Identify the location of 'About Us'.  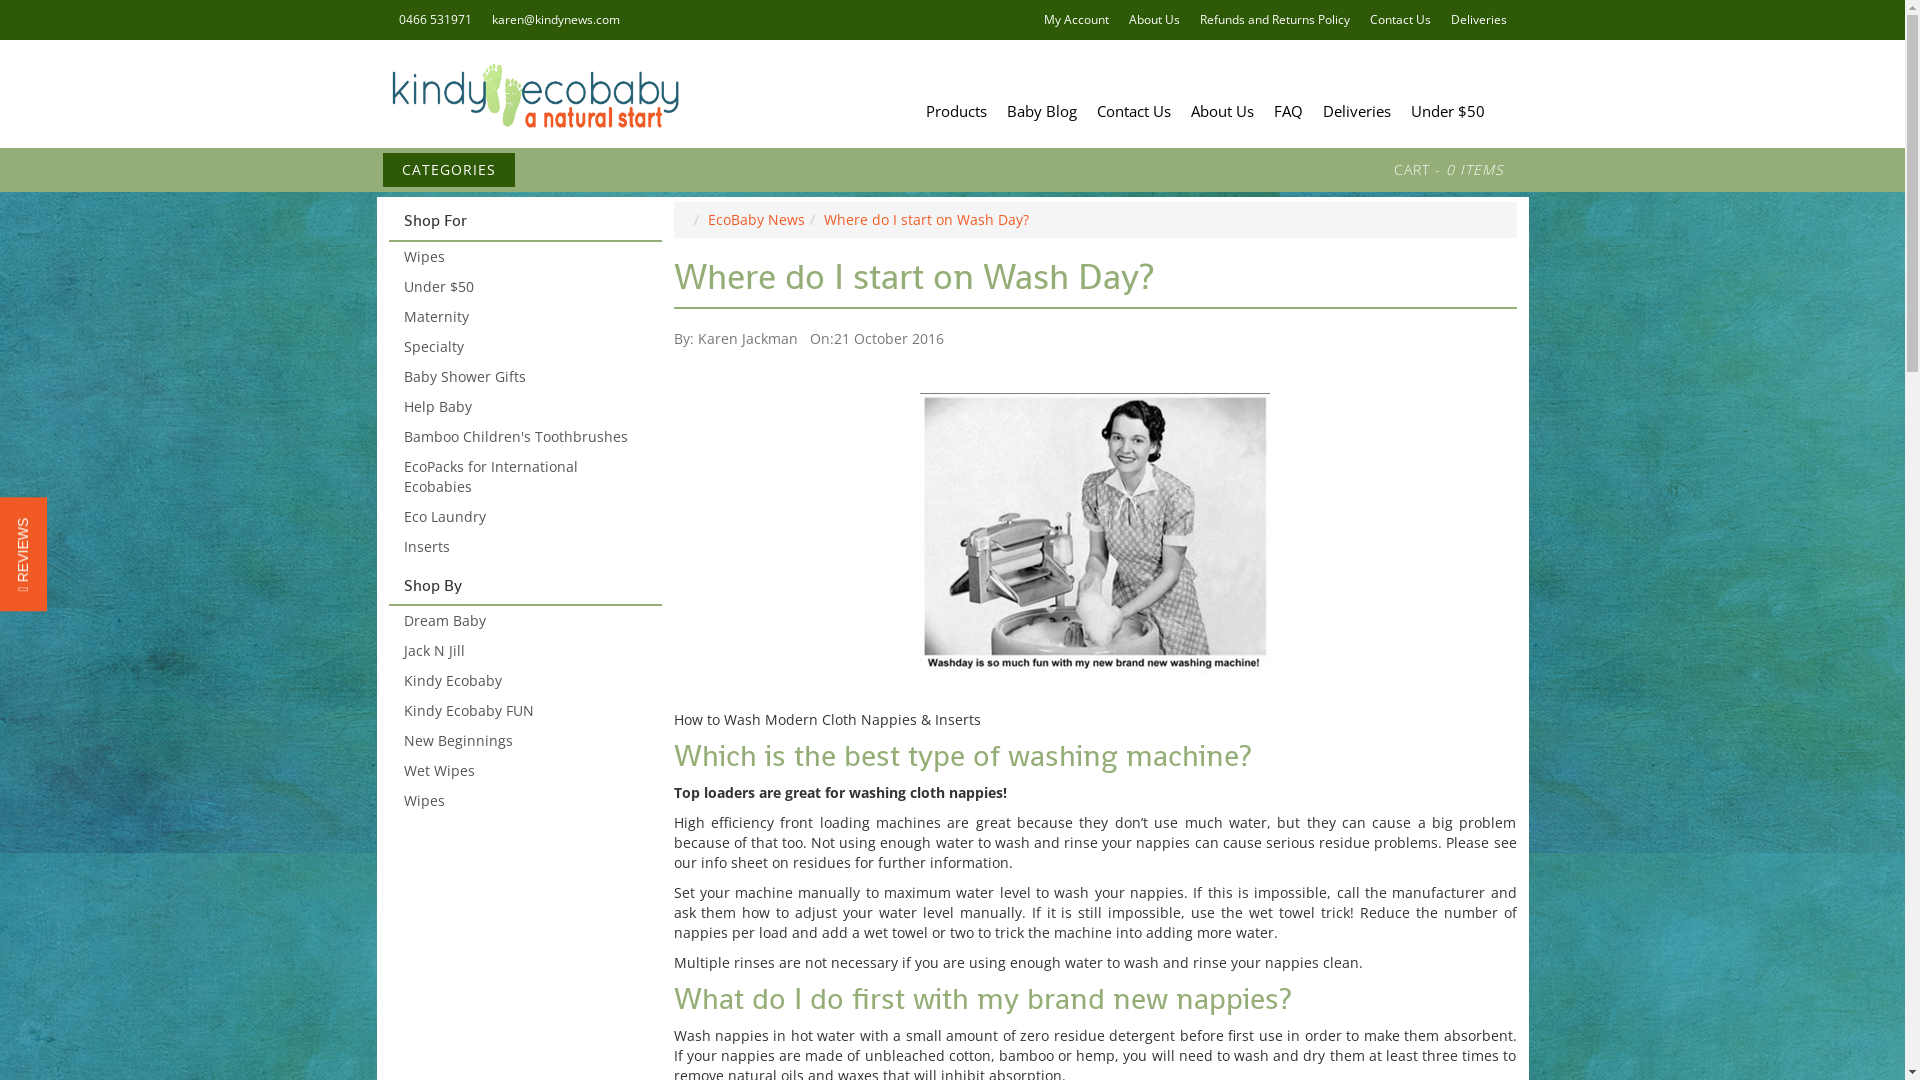
(1153, 19).